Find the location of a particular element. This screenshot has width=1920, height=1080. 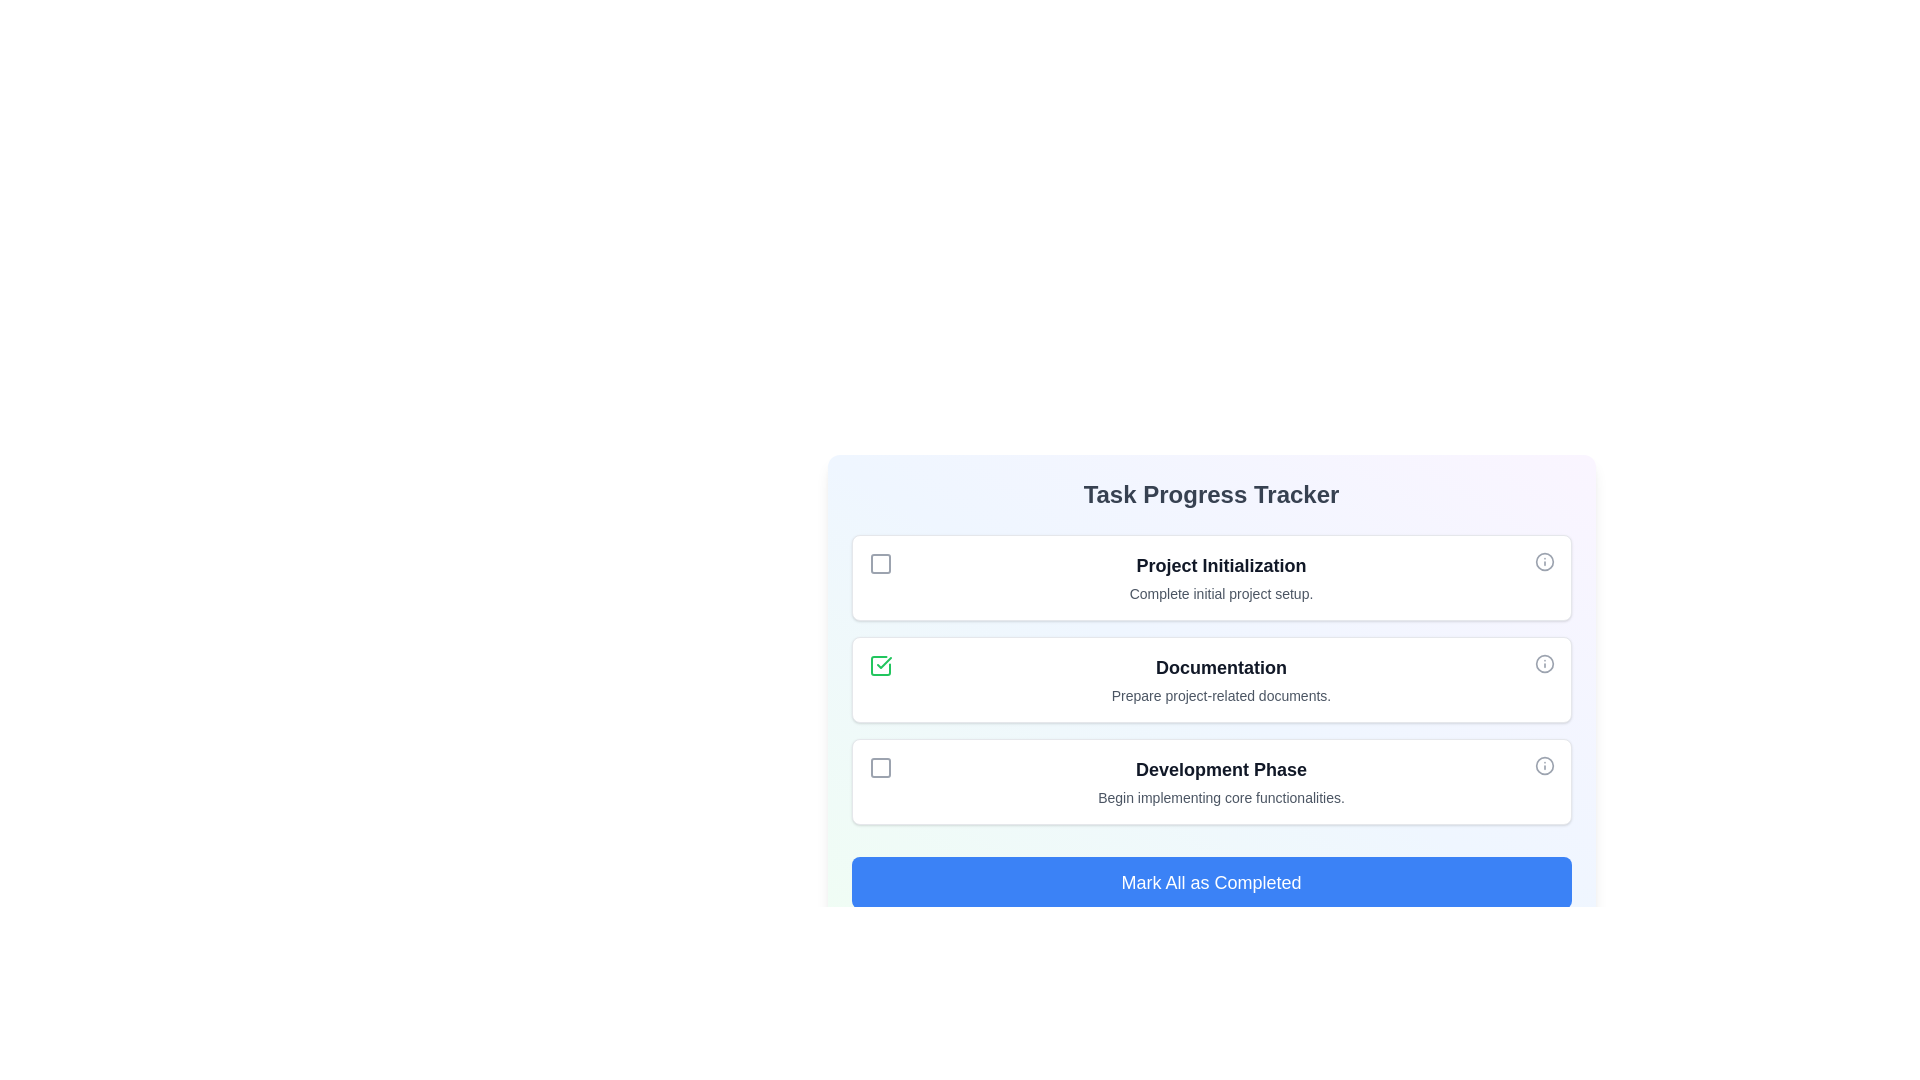

the Checkbox for the task 'Project Initialization' to provide visual feedback is located at coordinates (880, 563).